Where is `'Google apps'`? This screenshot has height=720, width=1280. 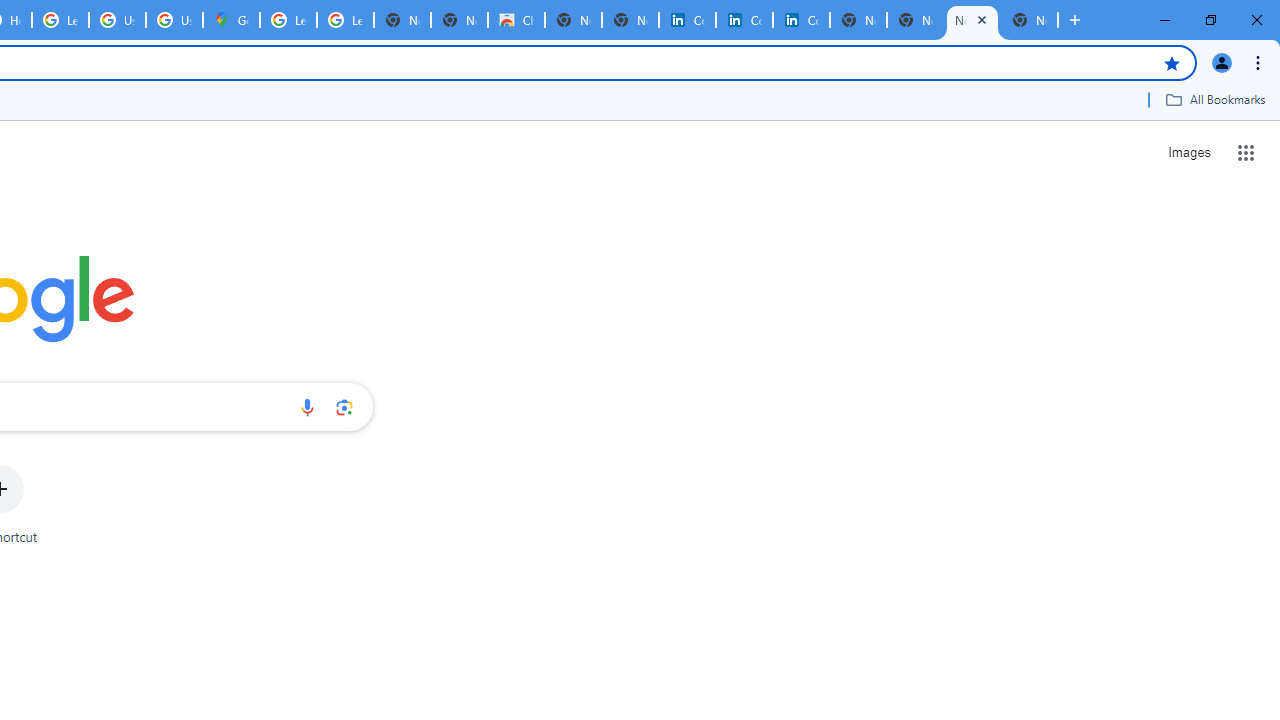 'Google apps' is located at coordinates (1245, 152).